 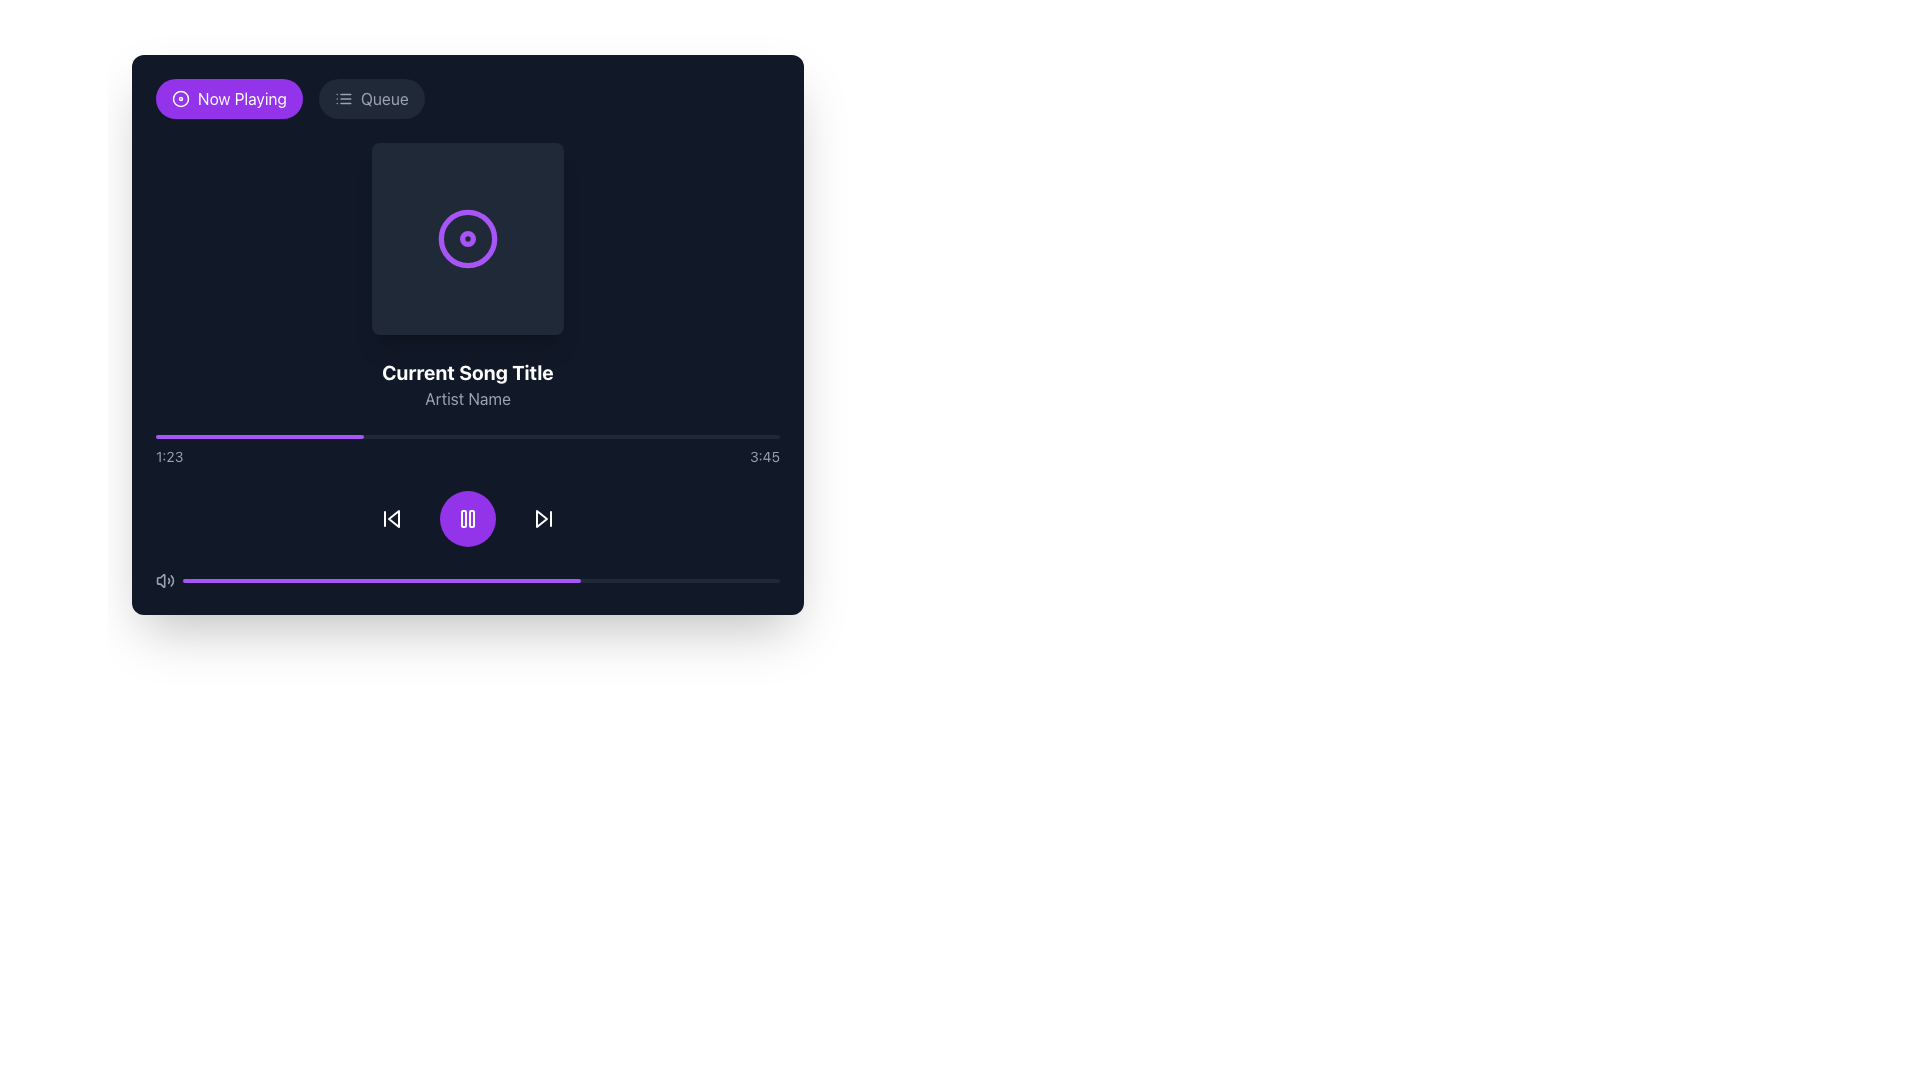 What do you see at coordinates (466, 435) in the screenshot?
I see `the progress visualized by the progress bar located in the lower central section of the interface, positioned between the time labels '1:23' and '3:45'` at bounding box center [466, 435].